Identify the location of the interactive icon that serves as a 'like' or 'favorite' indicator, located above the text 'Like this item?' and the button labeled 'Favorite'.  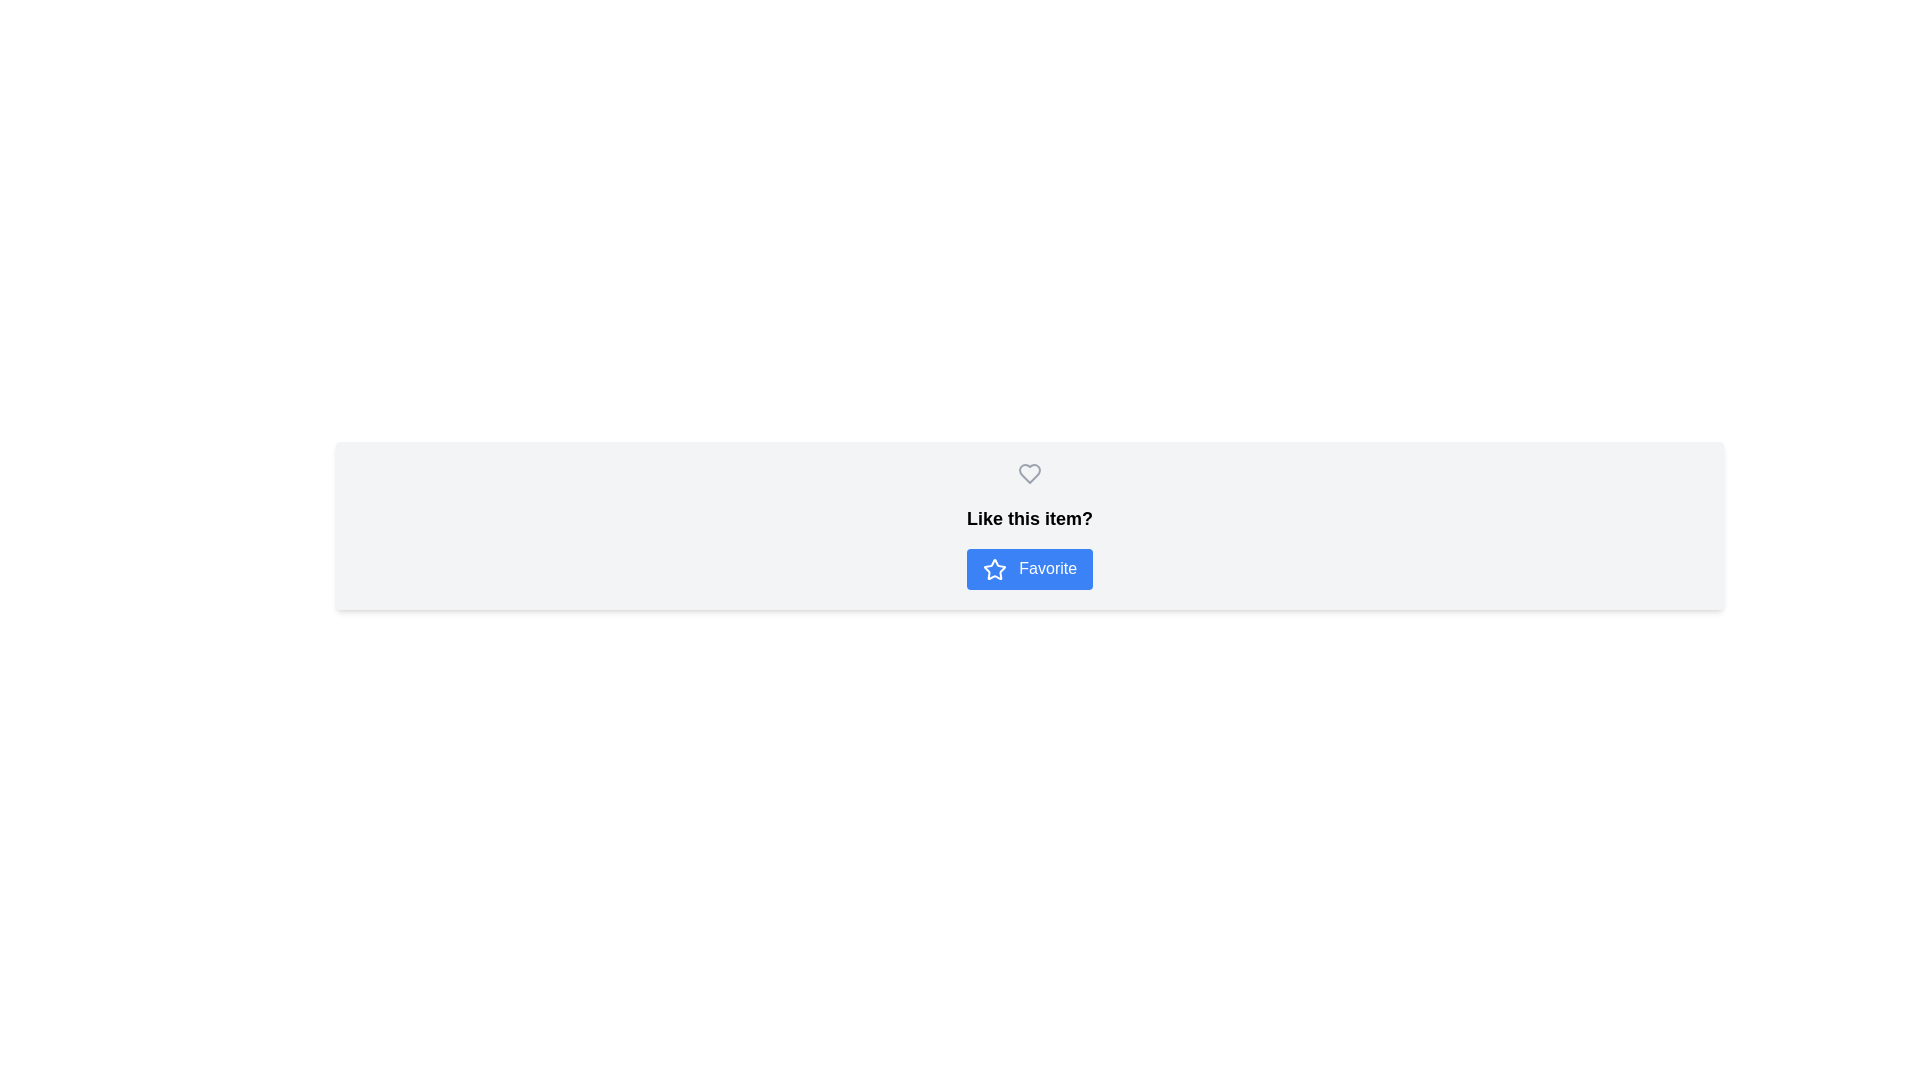
(1030, 474).